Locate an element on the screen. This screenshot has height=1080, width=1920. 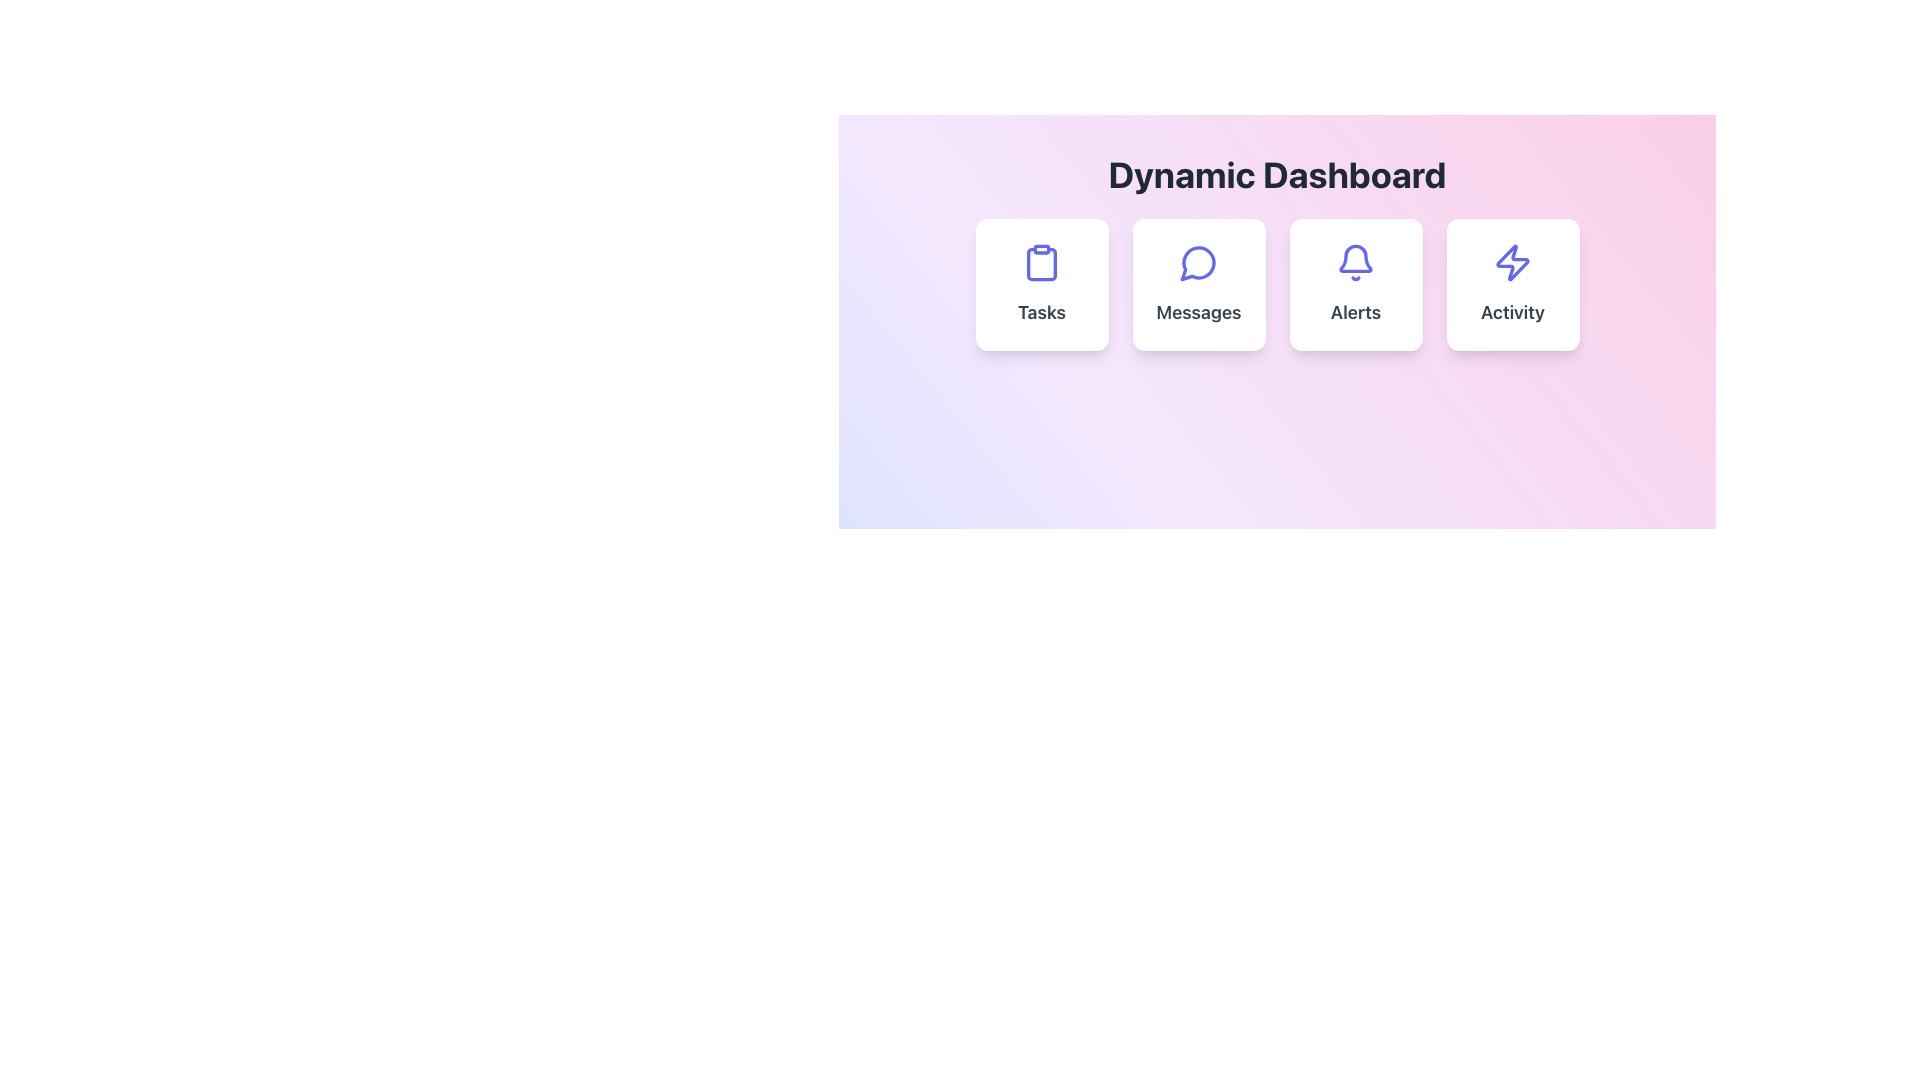
the lightning bolt icon representing 'Activity' located on the rightmost side of the row of cards, below 'Dynamic Dashboard' is located at coordinates (1512, 261).